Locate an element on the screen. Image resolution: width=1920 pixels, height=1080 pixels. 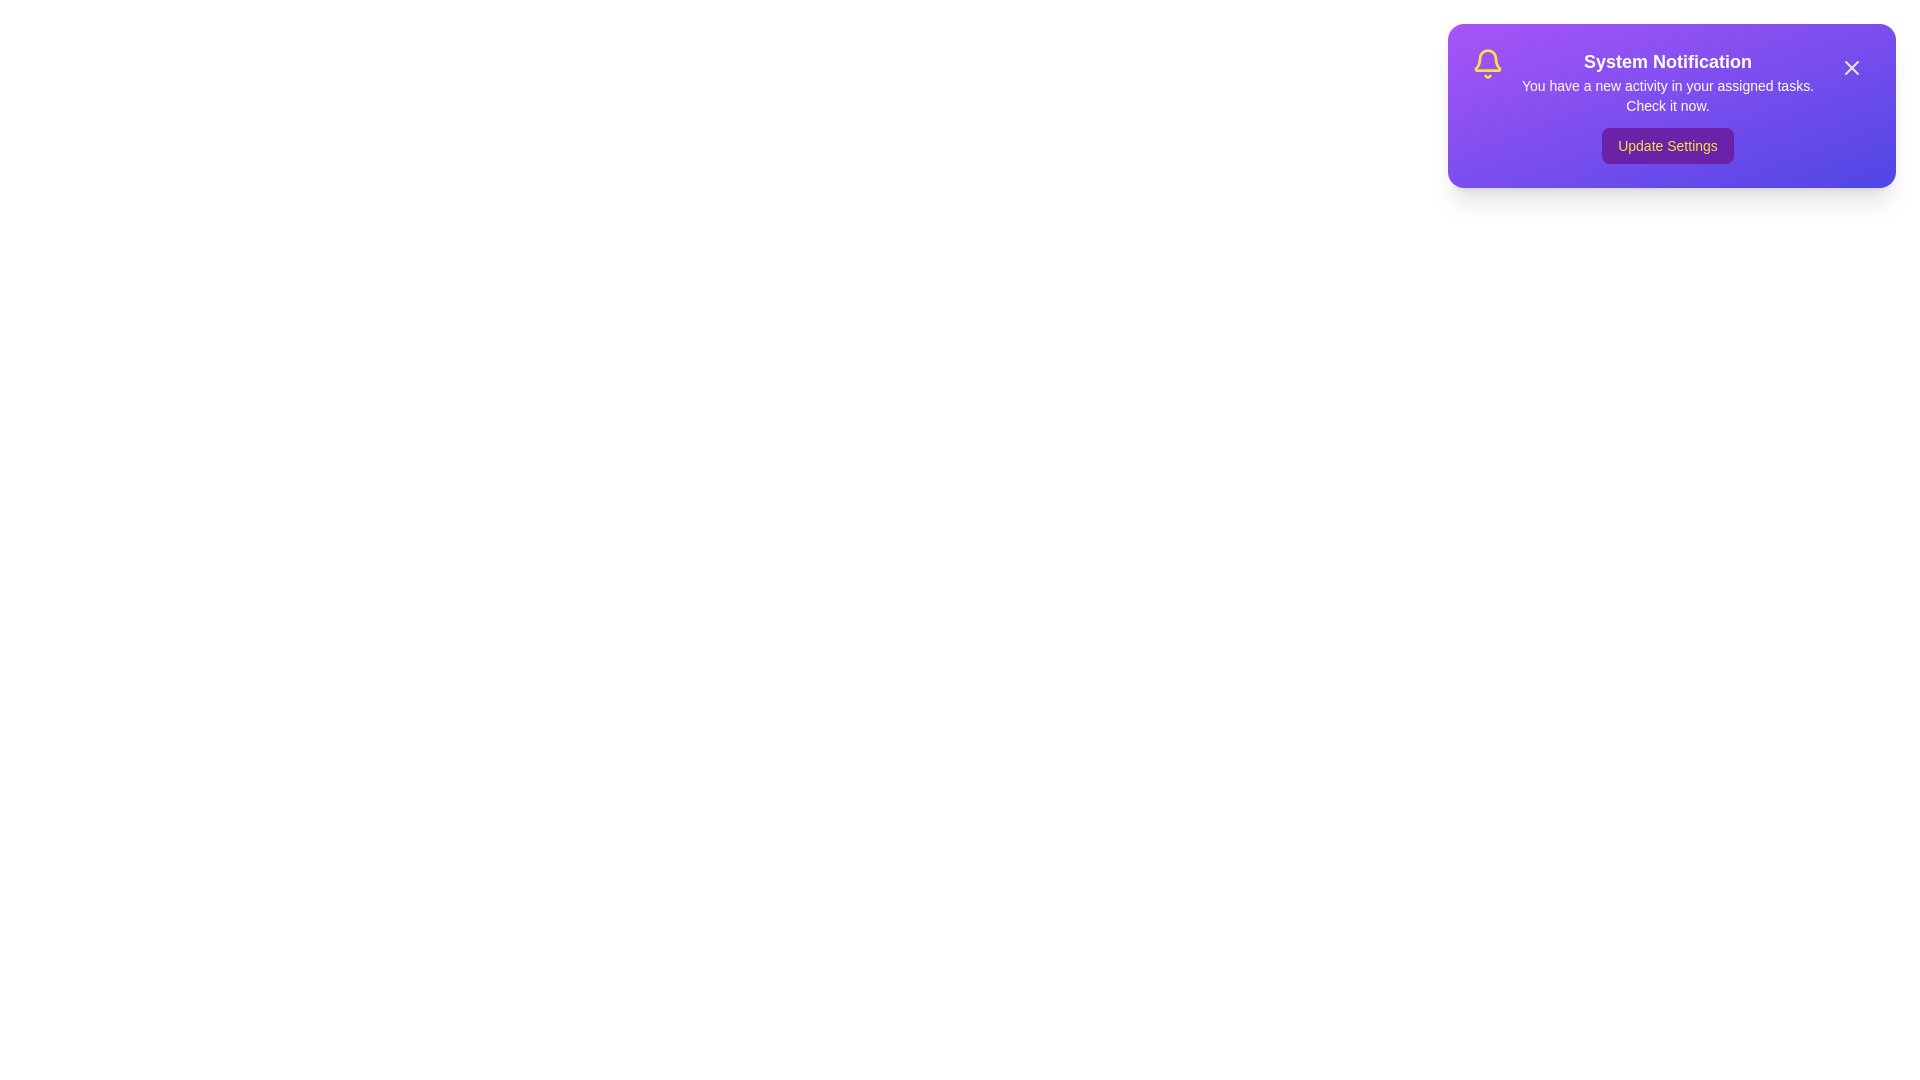
close button to dismiss the notification is located at coordinates (1851, 67).